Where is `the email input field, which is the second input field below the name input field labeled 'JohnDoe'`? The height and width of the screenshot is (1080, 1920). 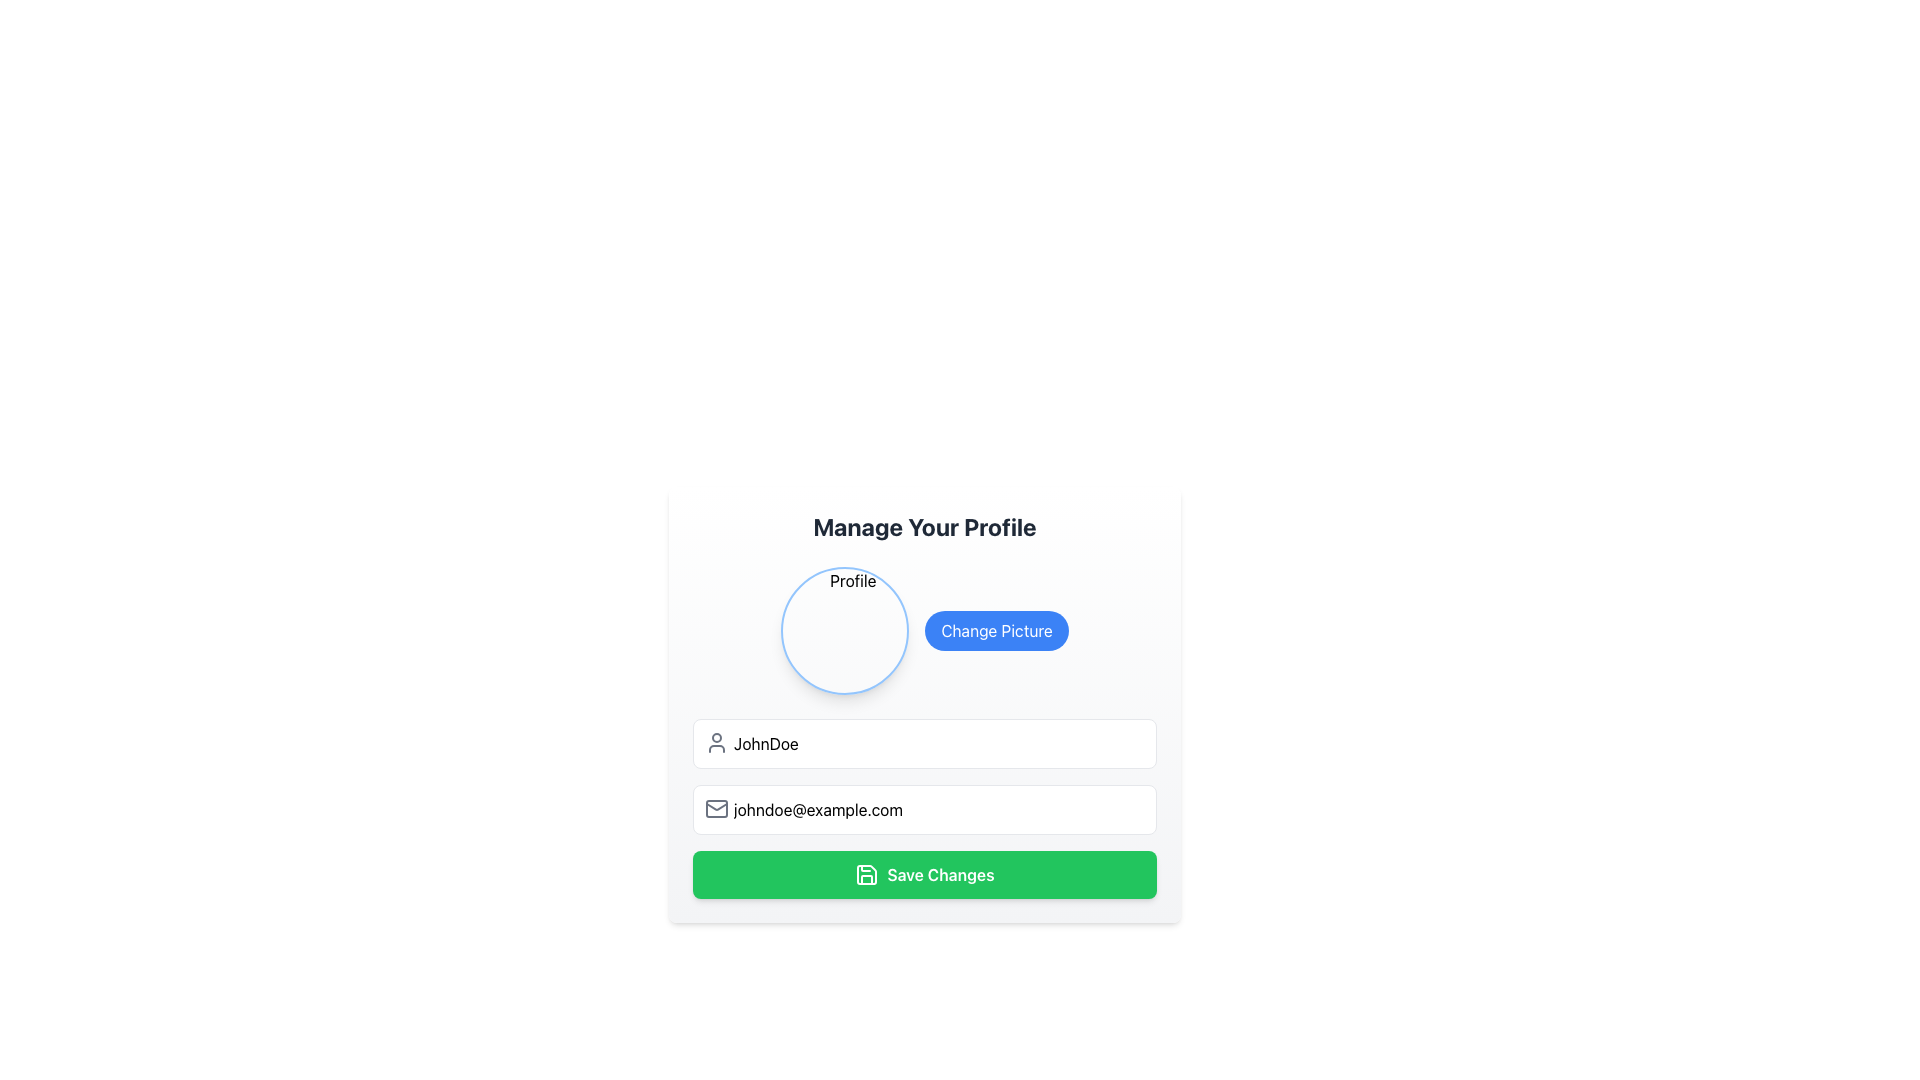
the email input field, which is the second input field below the name input field labeled 'JohnDoe' is located at coordinates (924, 808).